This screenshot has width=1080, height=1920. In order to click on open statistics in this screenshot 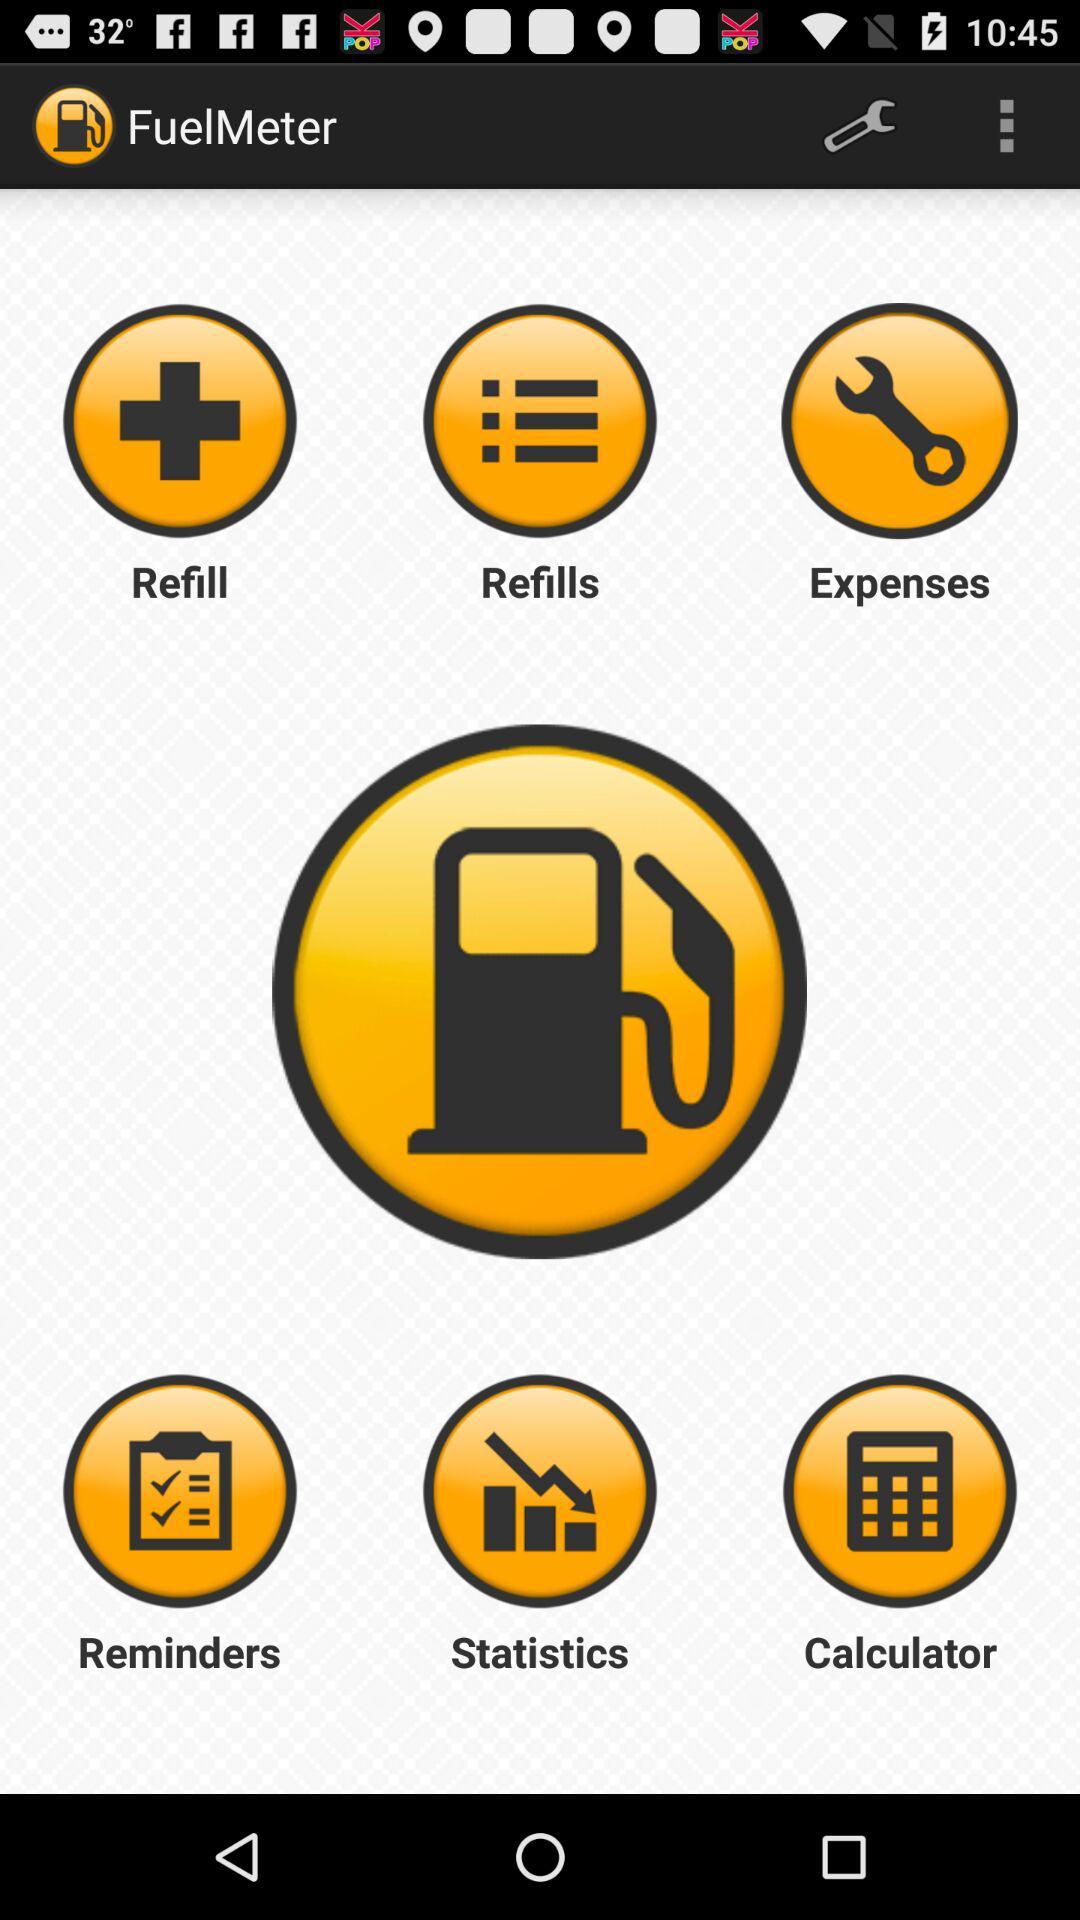, I will do `click(540, 1491)`.